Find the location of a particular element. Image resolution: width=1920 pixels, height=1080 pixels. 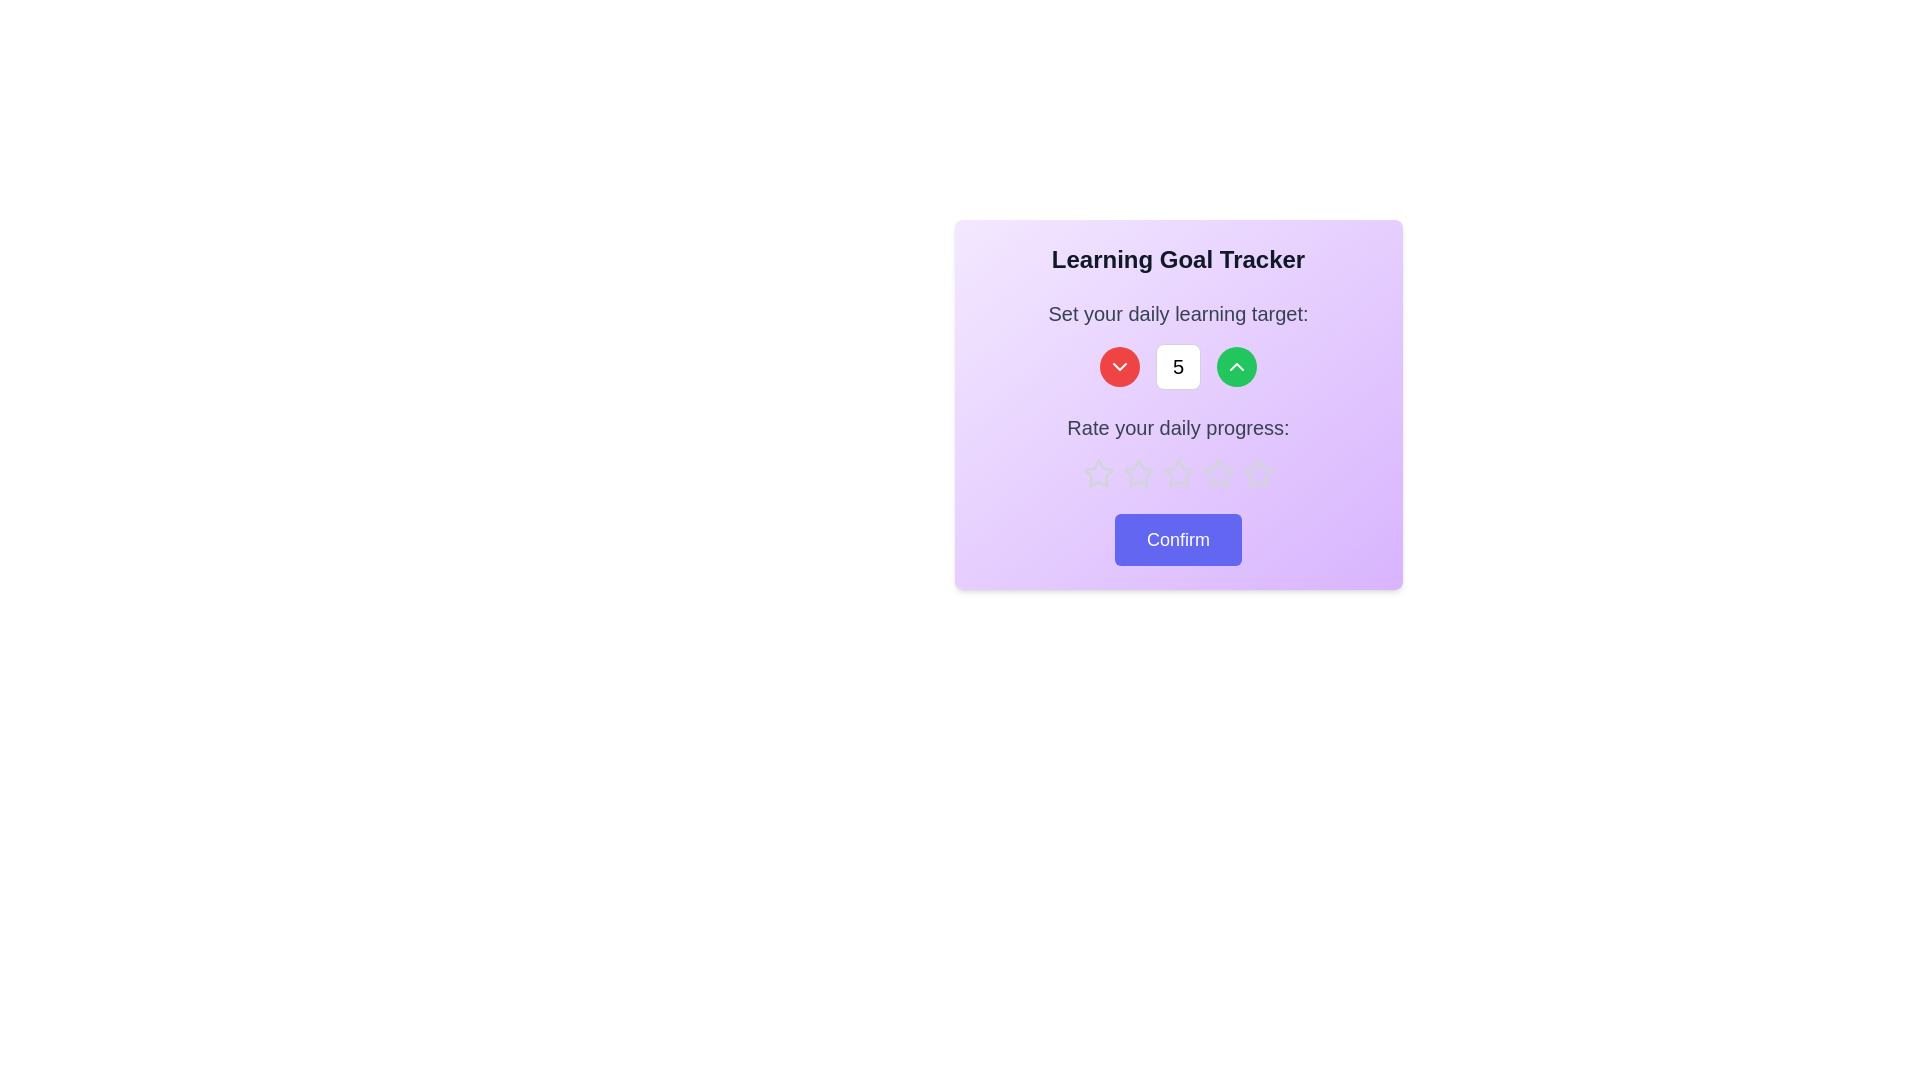

the circular green button with a white upward arrow, located to the right of the numeric value '5', to increment the value is located at coordinates (1236, 366).